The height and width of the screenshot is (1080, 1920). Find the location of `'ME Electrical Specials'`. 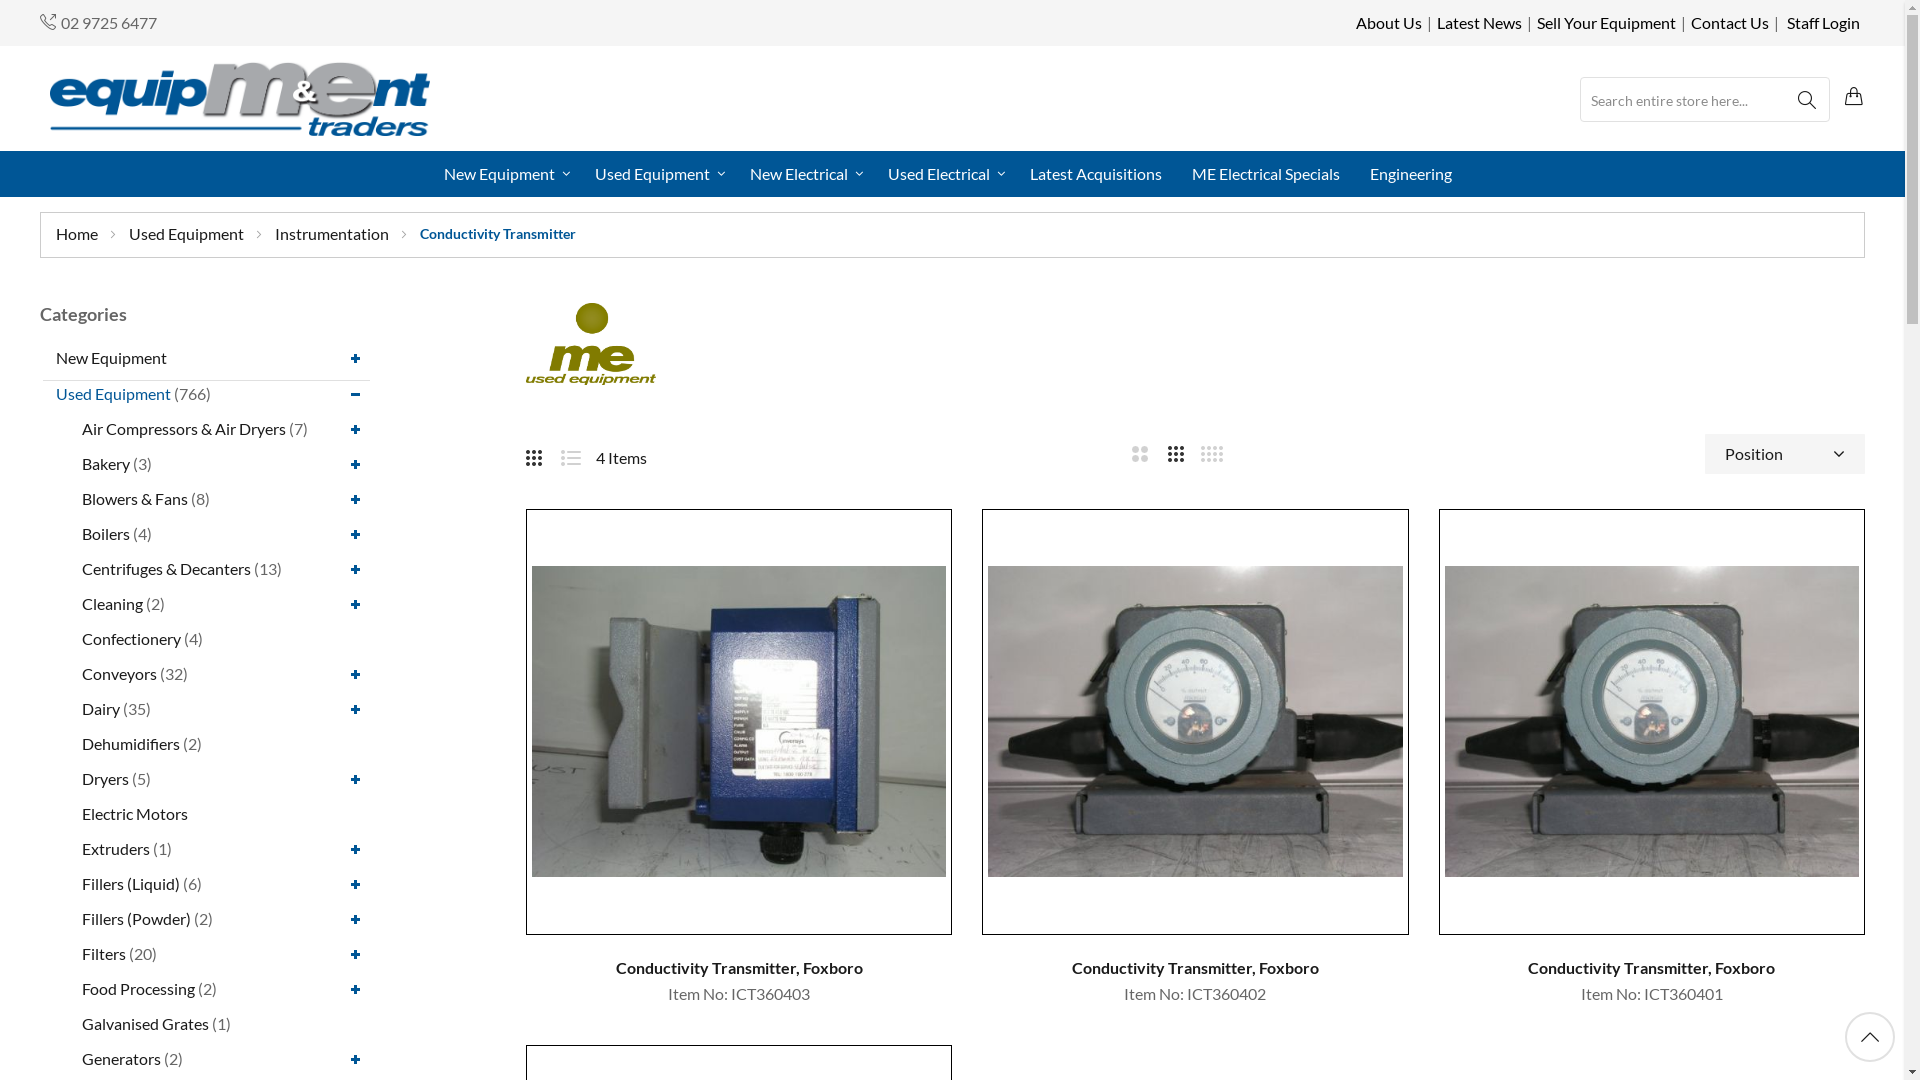

'ME Electrical Specials' is located at coordinates (1265, 172).